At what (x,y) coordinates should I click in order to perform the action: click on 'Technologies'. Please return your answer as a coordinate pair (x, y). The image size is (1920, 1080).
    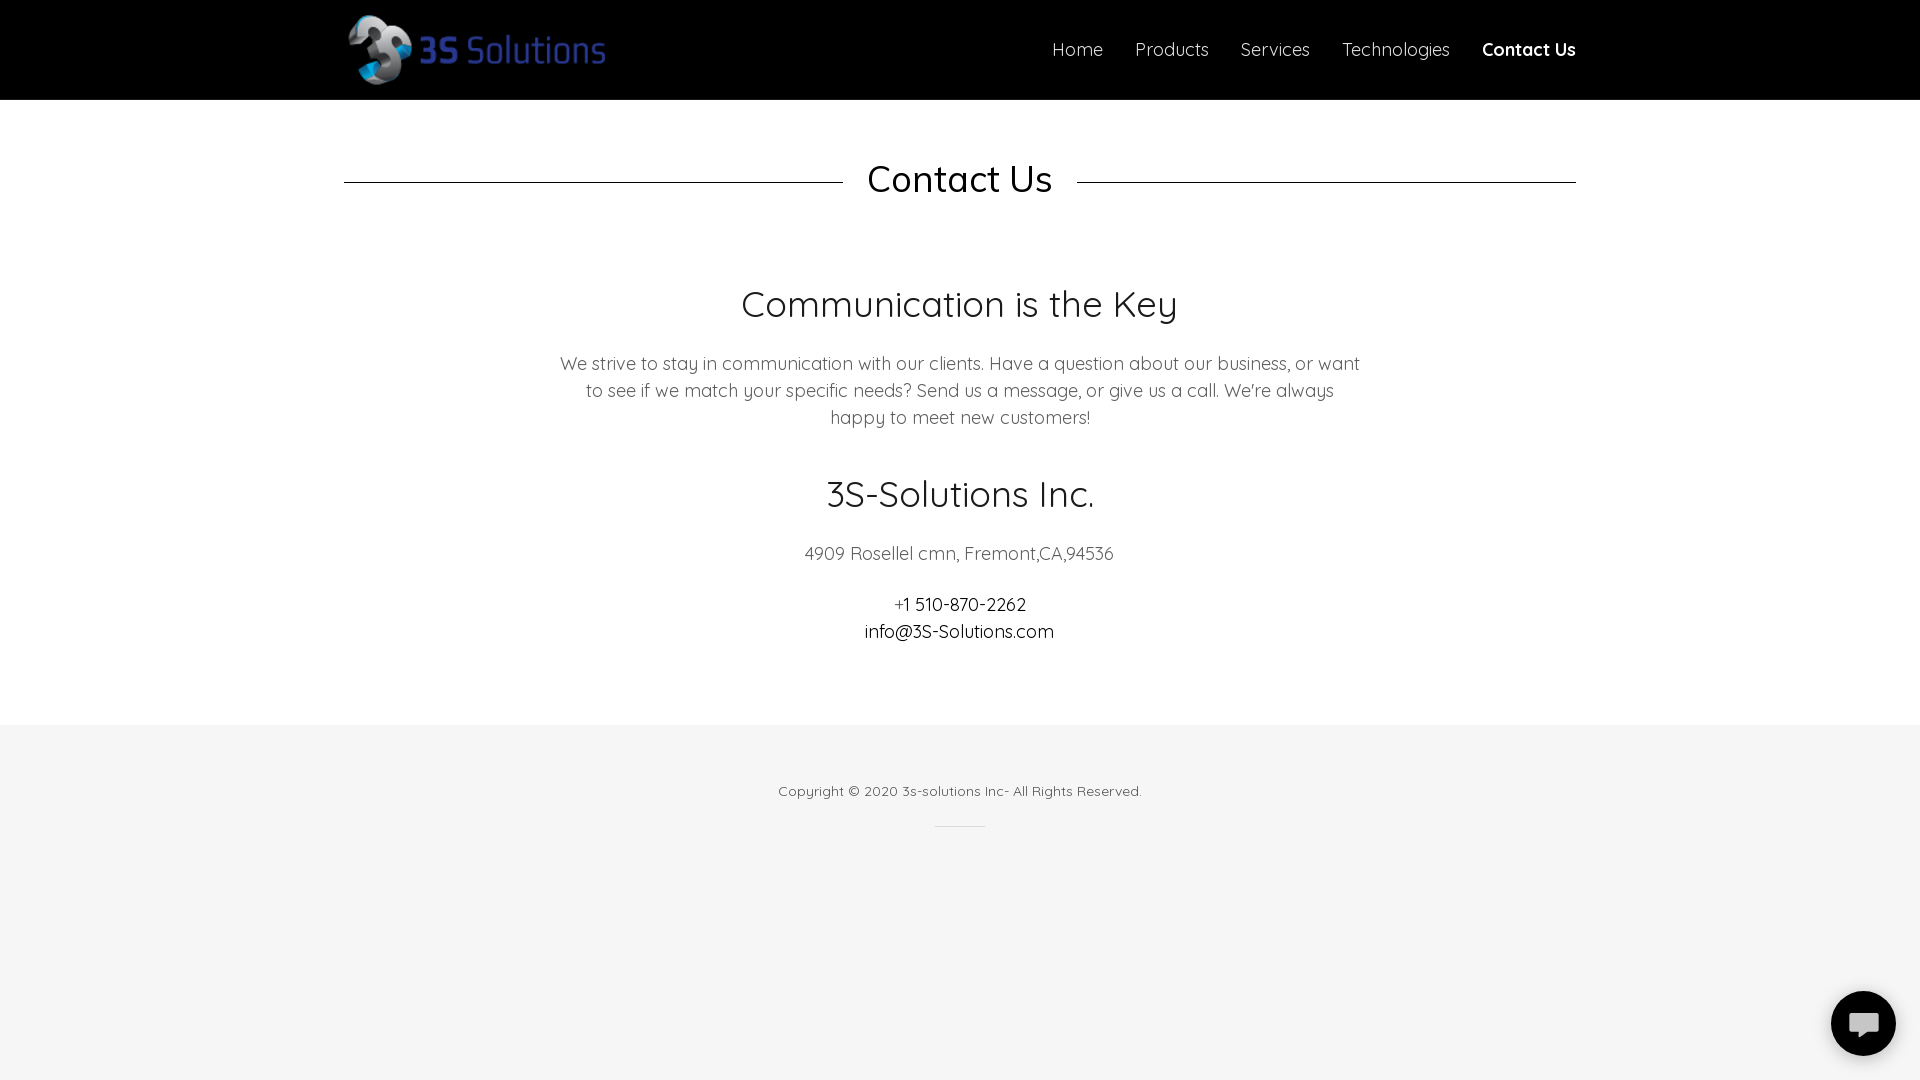
    Looking at the image, I should click on (1335, 49).